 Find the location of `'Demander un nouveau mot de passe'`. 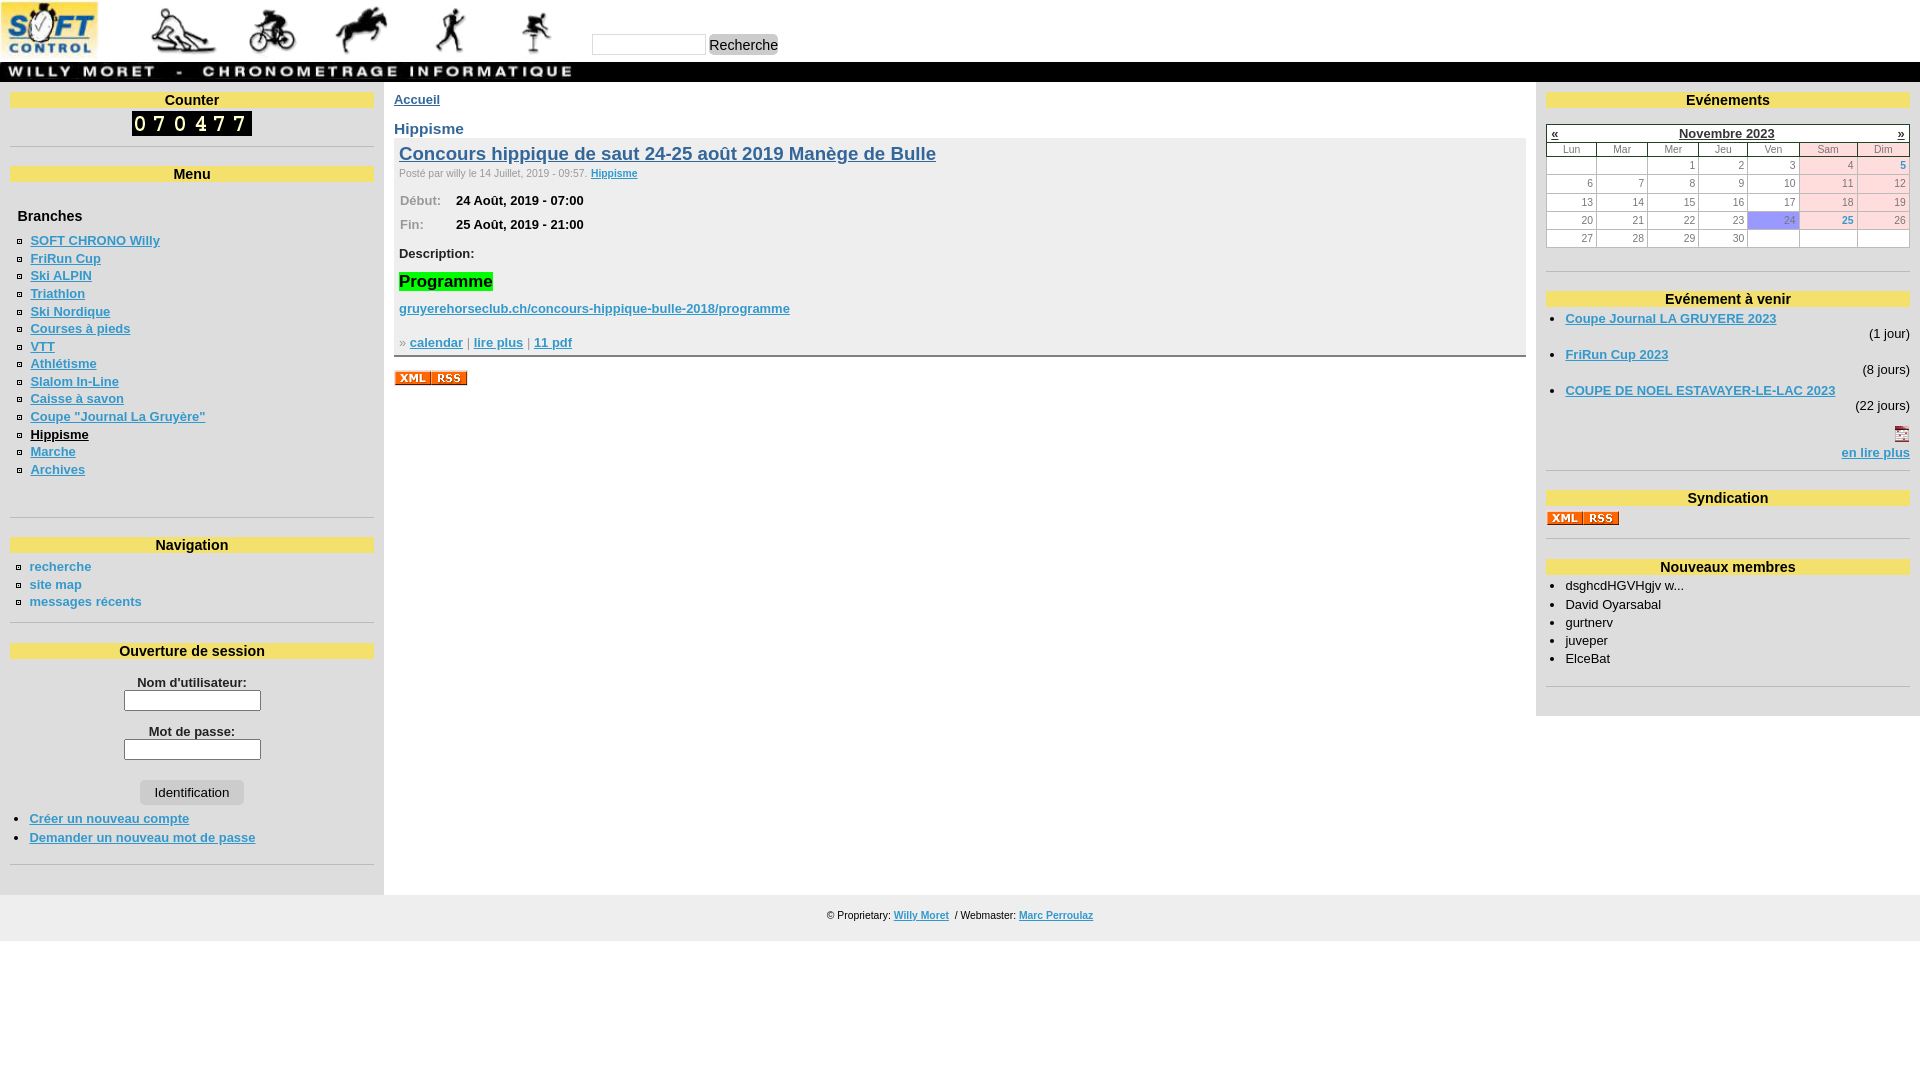

'Demander un nouveau mot de passe' is located at coordinates (141, 837).